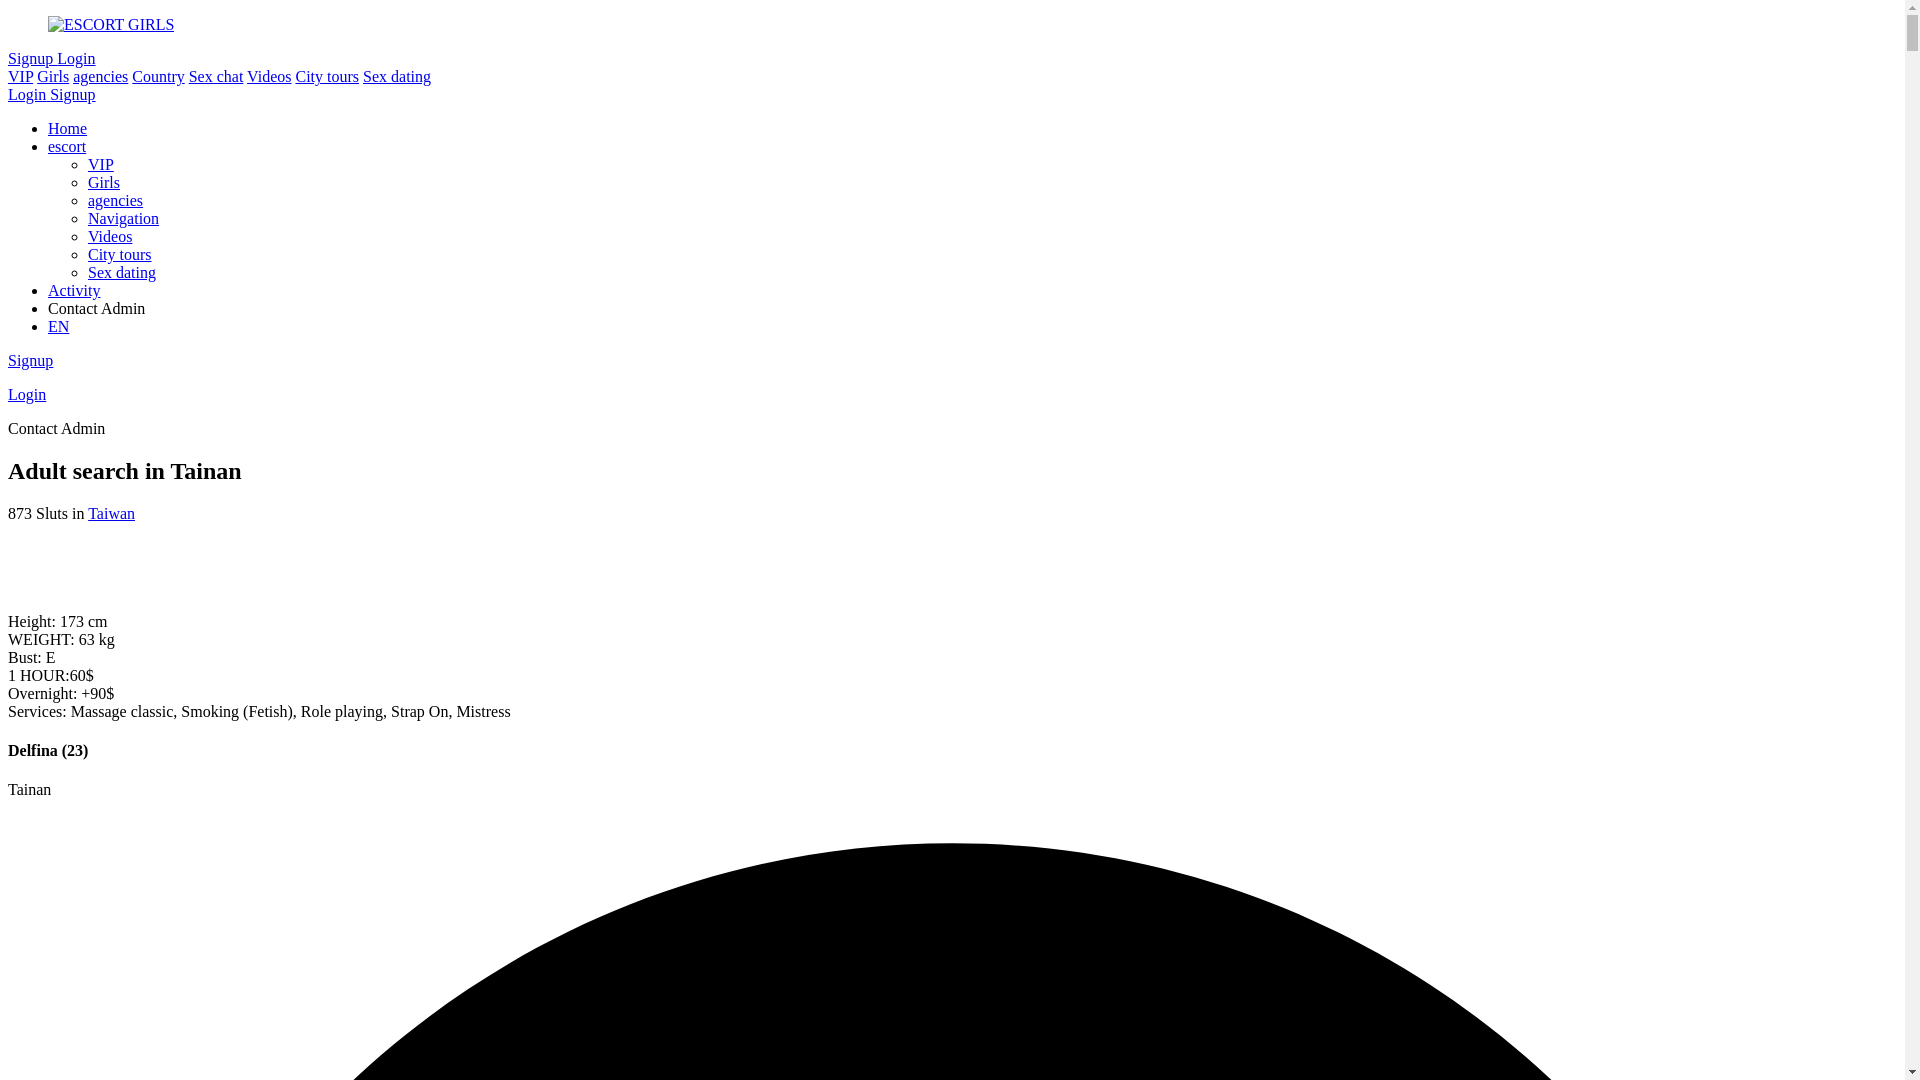  I want to click on 'Sex chat', so click(188, 75).